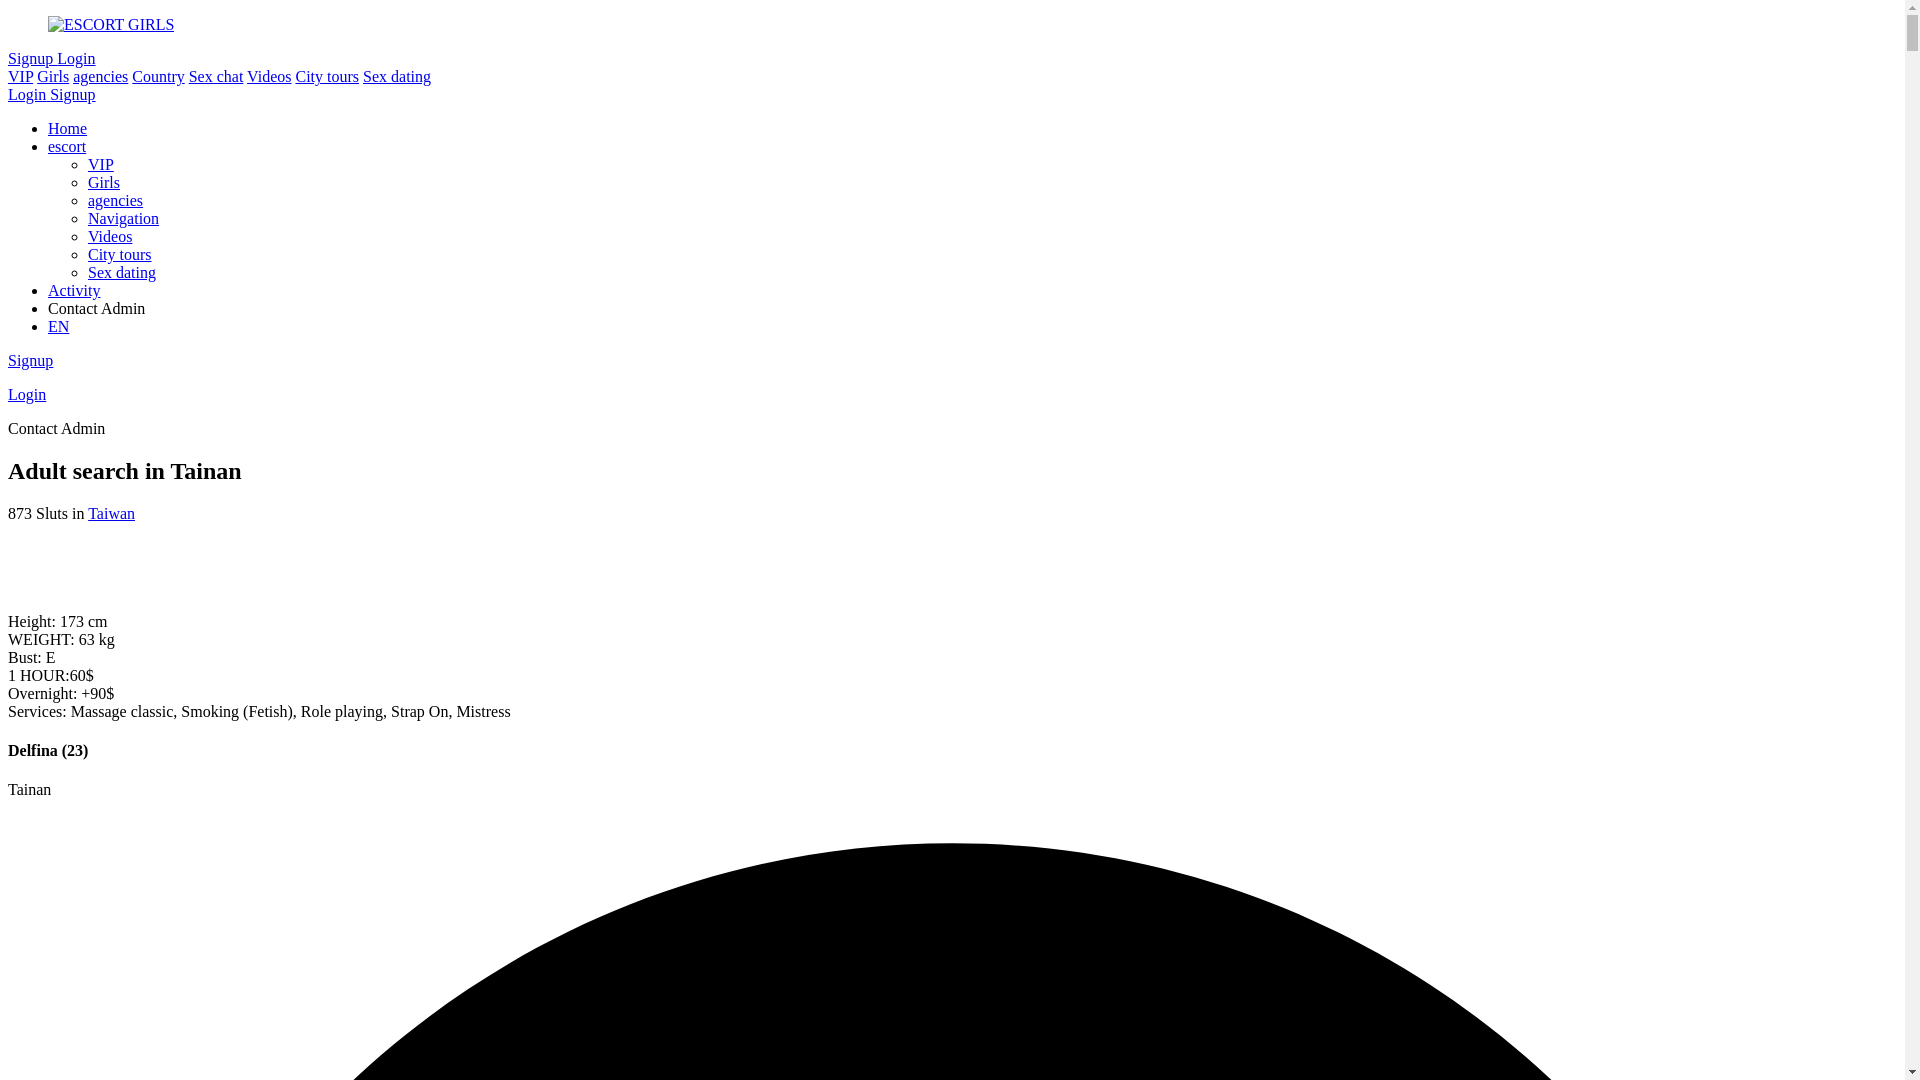  I want to click on 'Sex chat', so click(188, 75).